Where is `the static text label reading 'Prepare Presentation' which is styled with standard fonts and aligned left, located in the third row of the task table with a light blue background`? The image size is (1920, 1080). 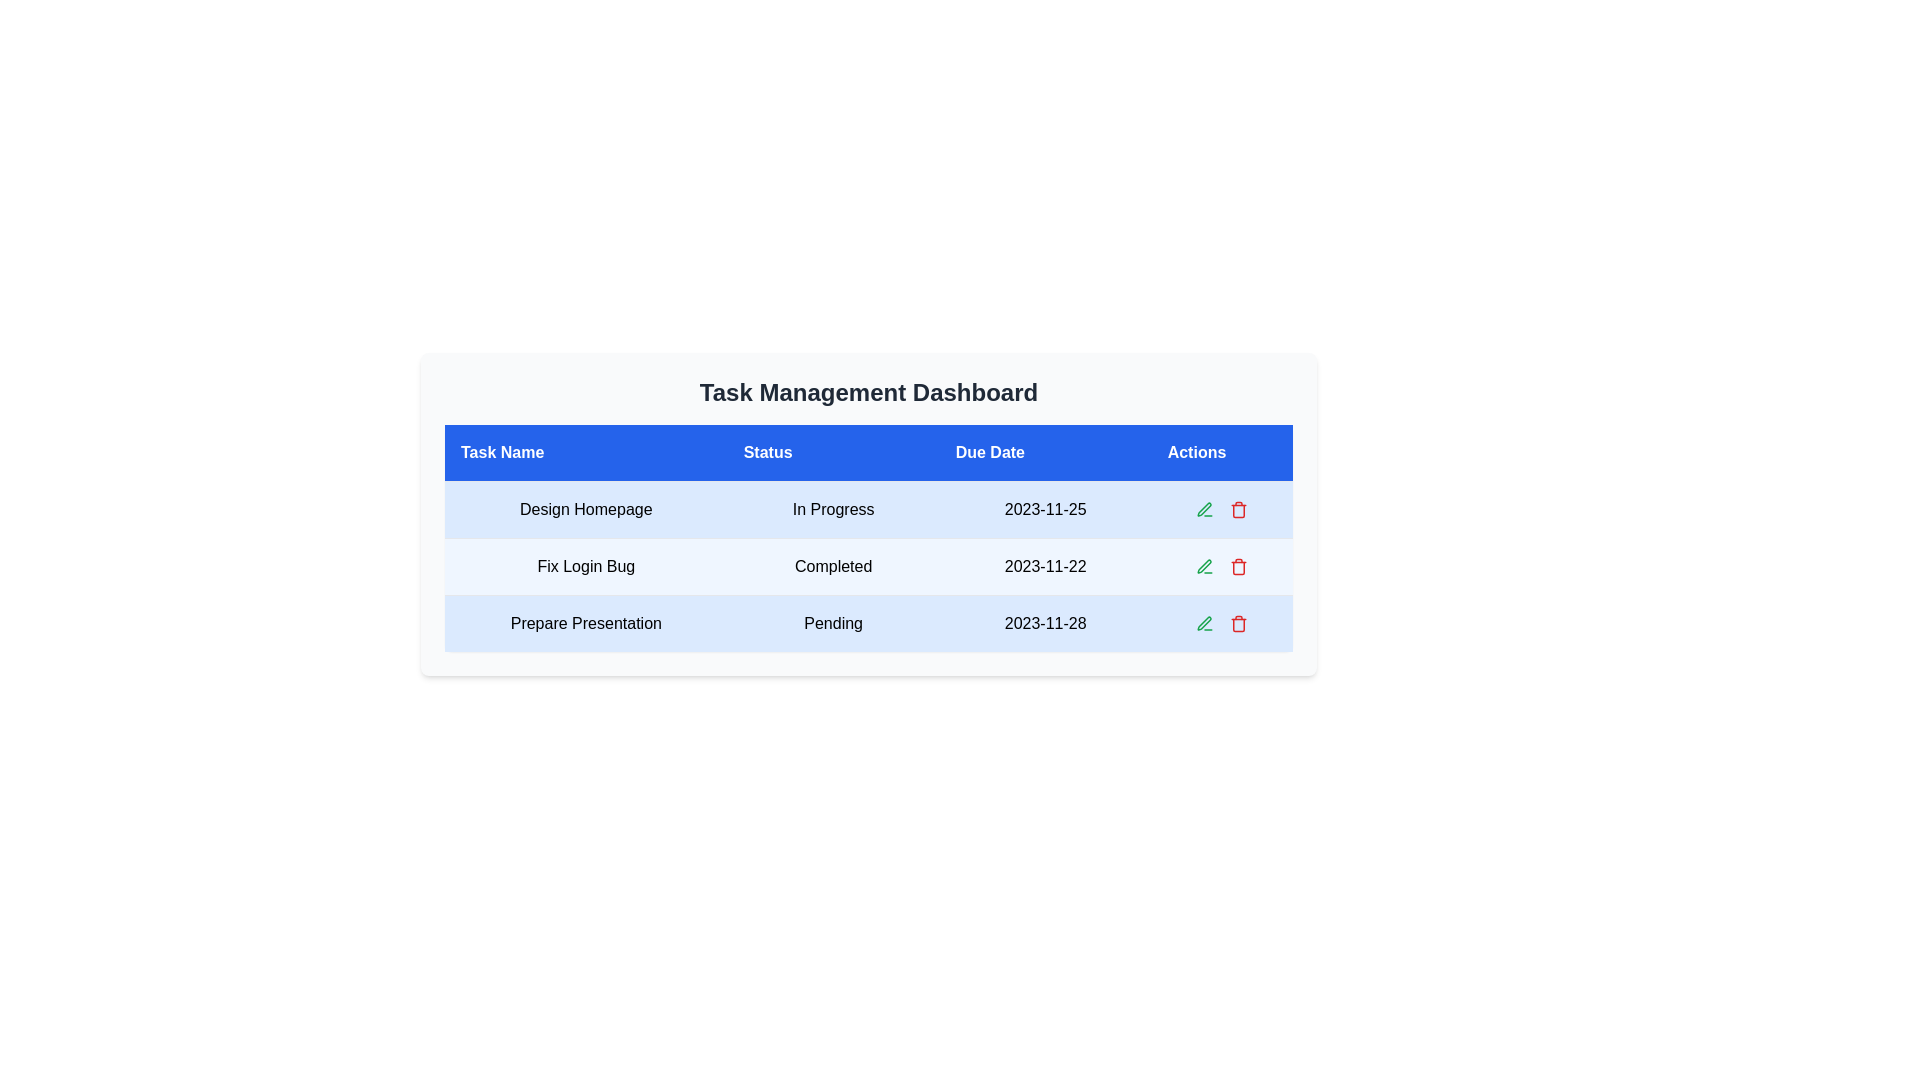 the static text label reading 'Prepare Presentation' which is styled with standard fonts and aligned left, located in the third row of the task table with a light blue background is located at coordinates (585, 622).